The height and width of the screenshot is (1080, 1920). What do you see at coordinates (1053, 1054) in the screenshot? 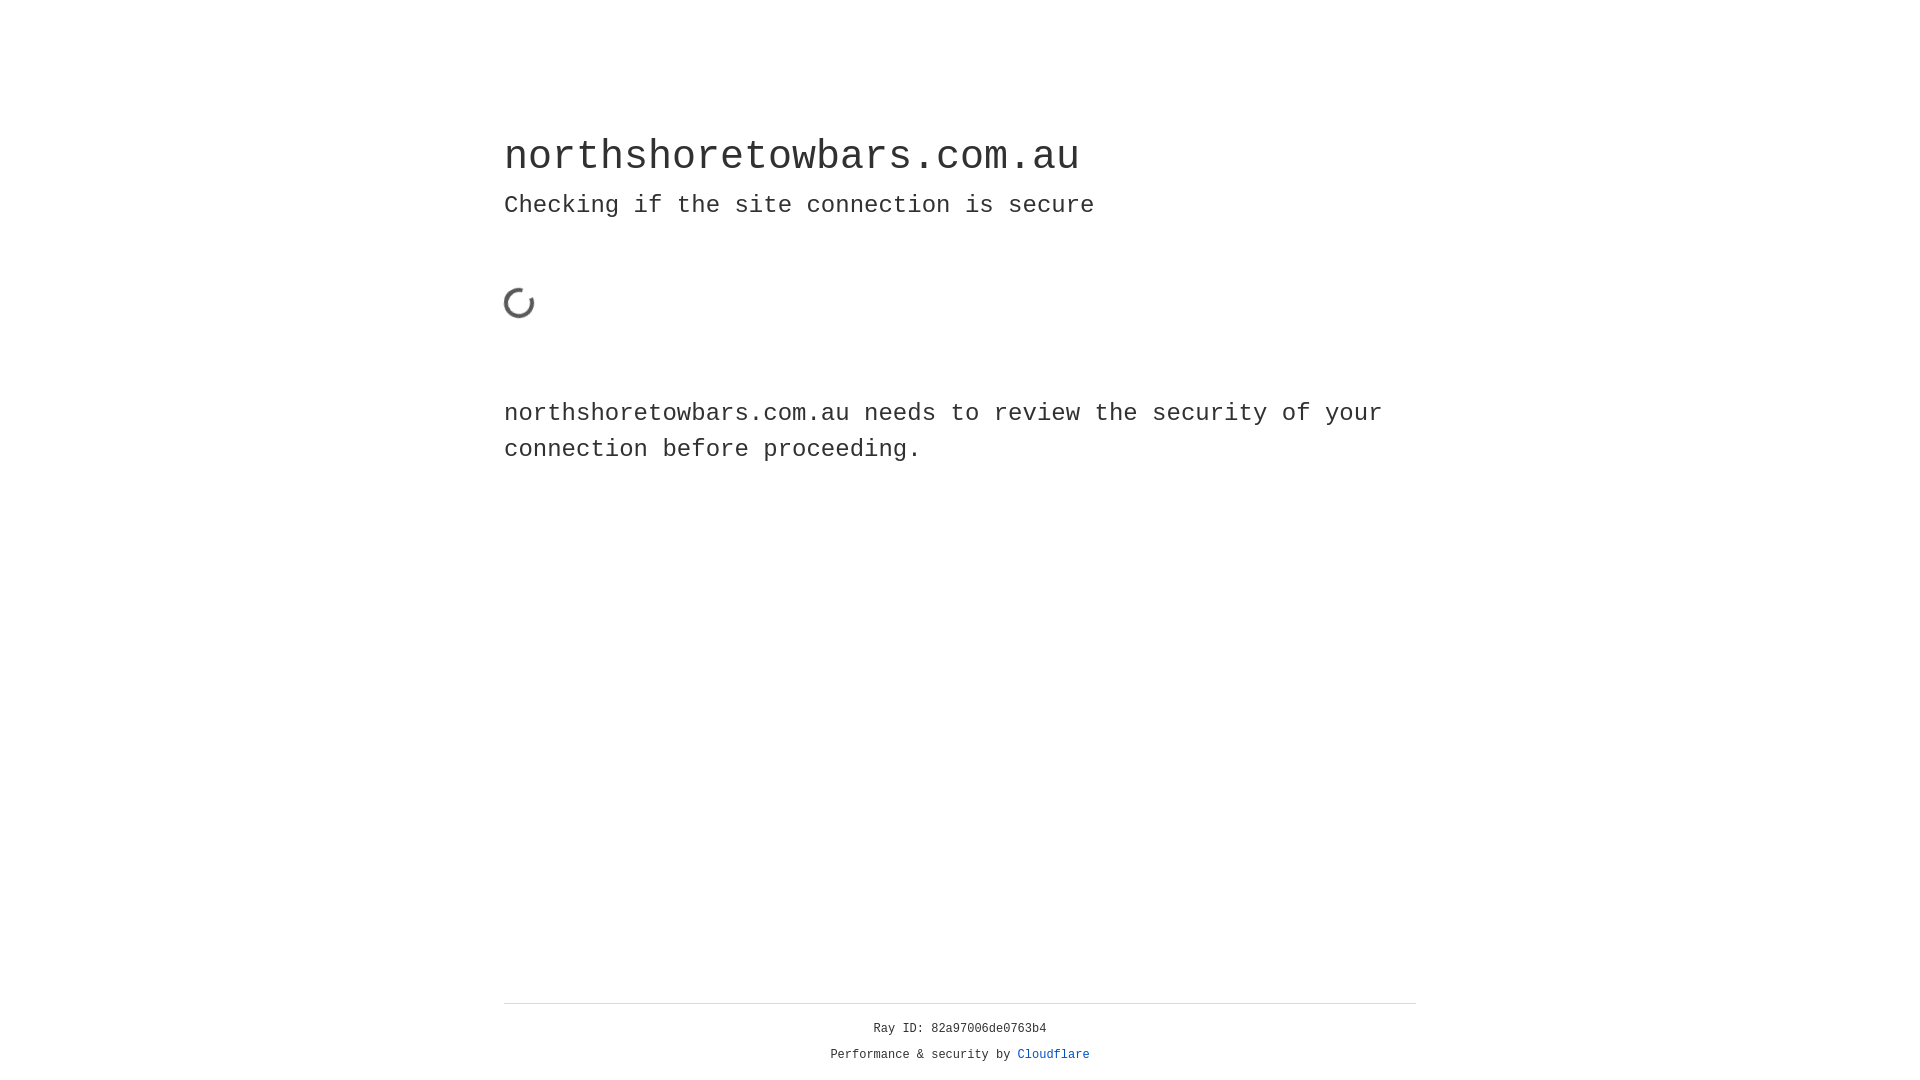
I see `'Cloudflare'` at bounding box center [1053, 1054].